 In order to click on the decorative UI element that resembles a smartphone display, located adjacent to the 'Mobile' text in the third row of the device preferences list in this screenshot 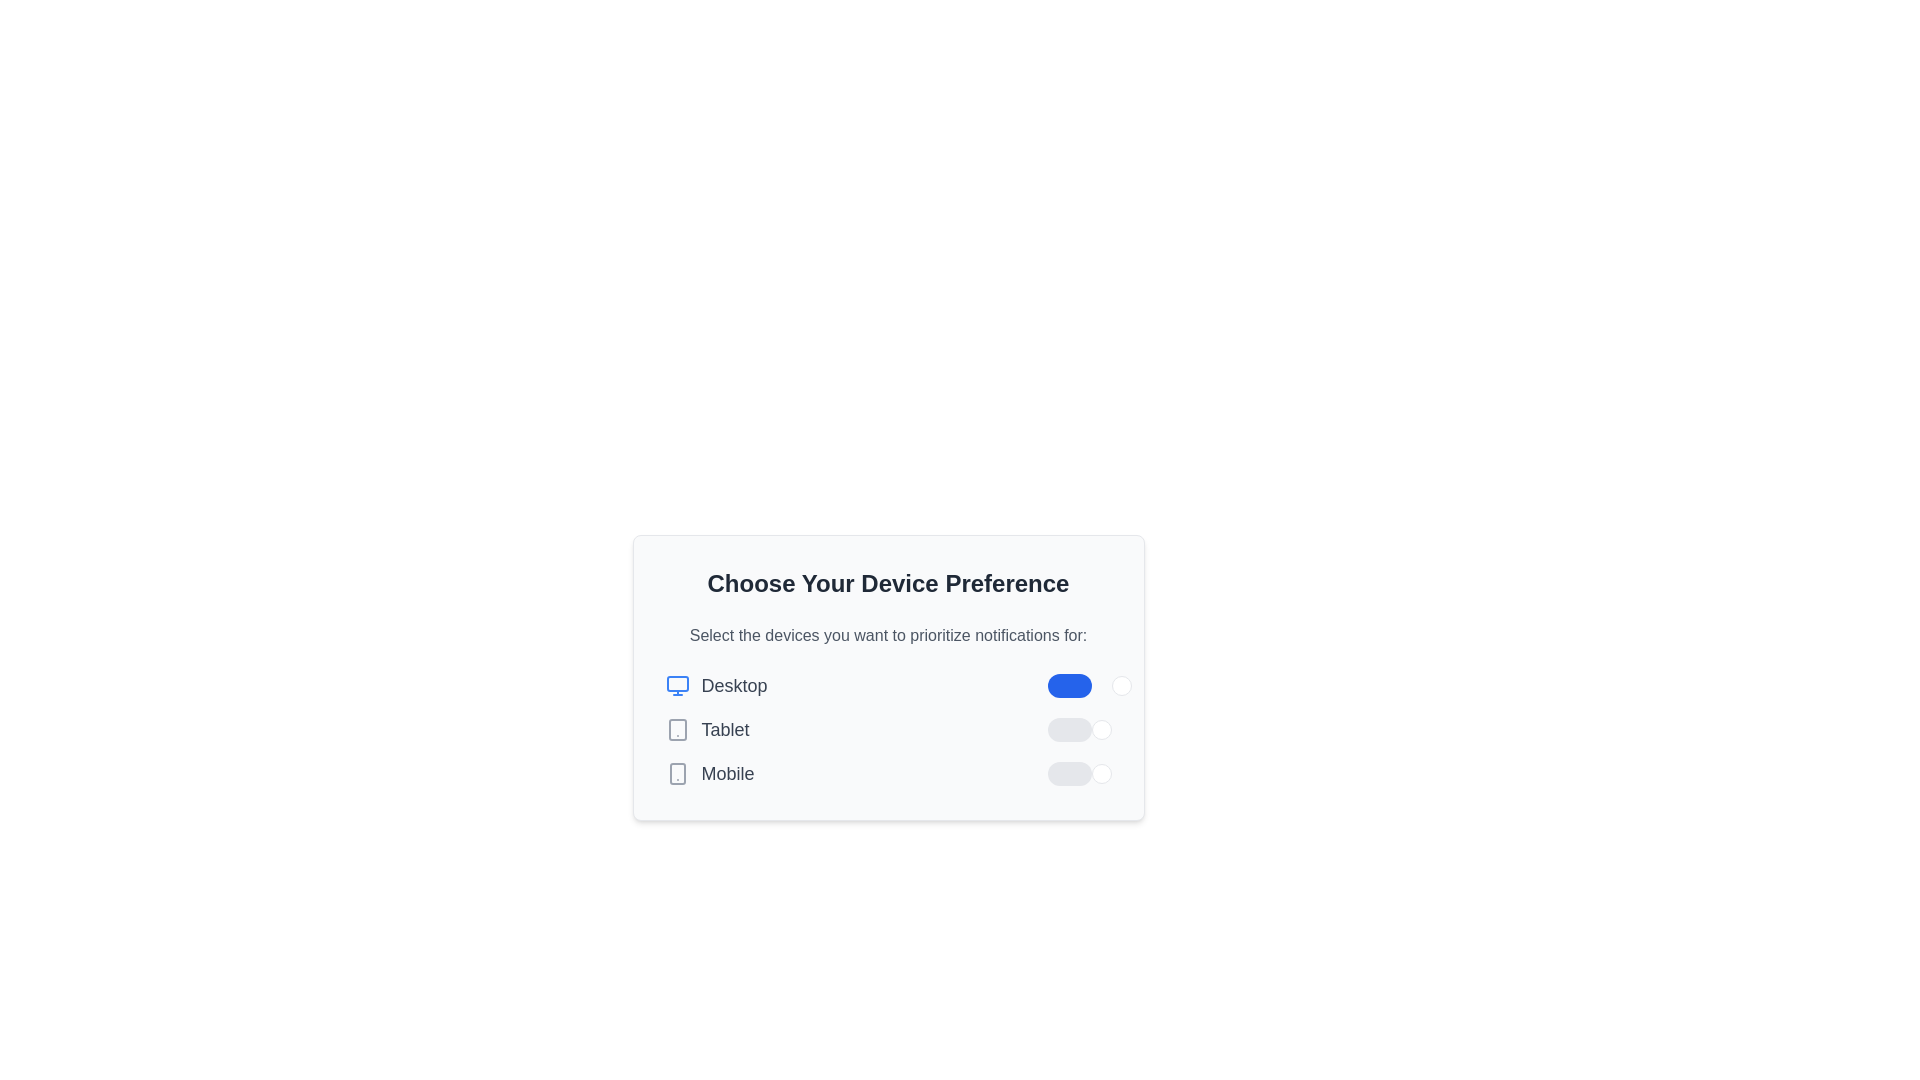, I will do `click(677, 773)`.